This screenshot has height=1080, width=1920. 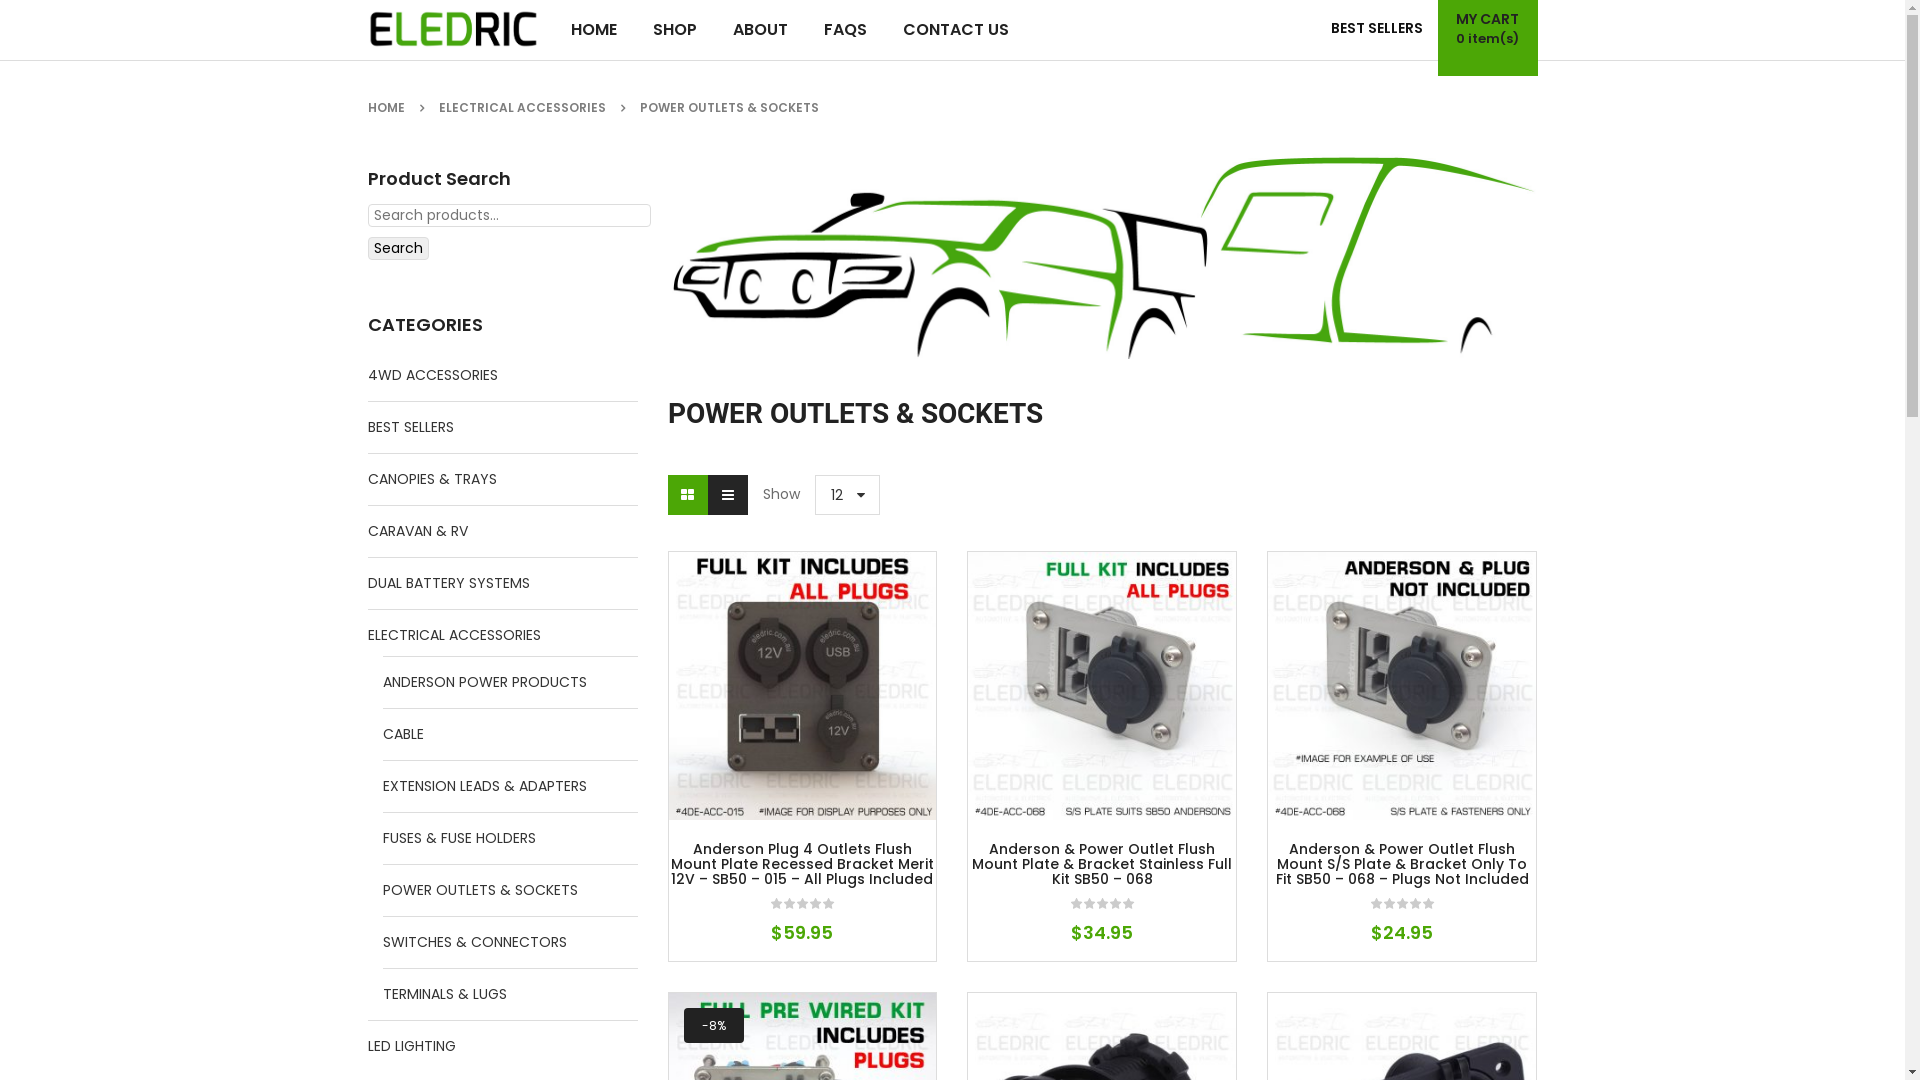 What do you see at coordinates (368, 1045) in the screenshot?
I see `'LED LIGHTING'` at bounding box center [368, 1045].